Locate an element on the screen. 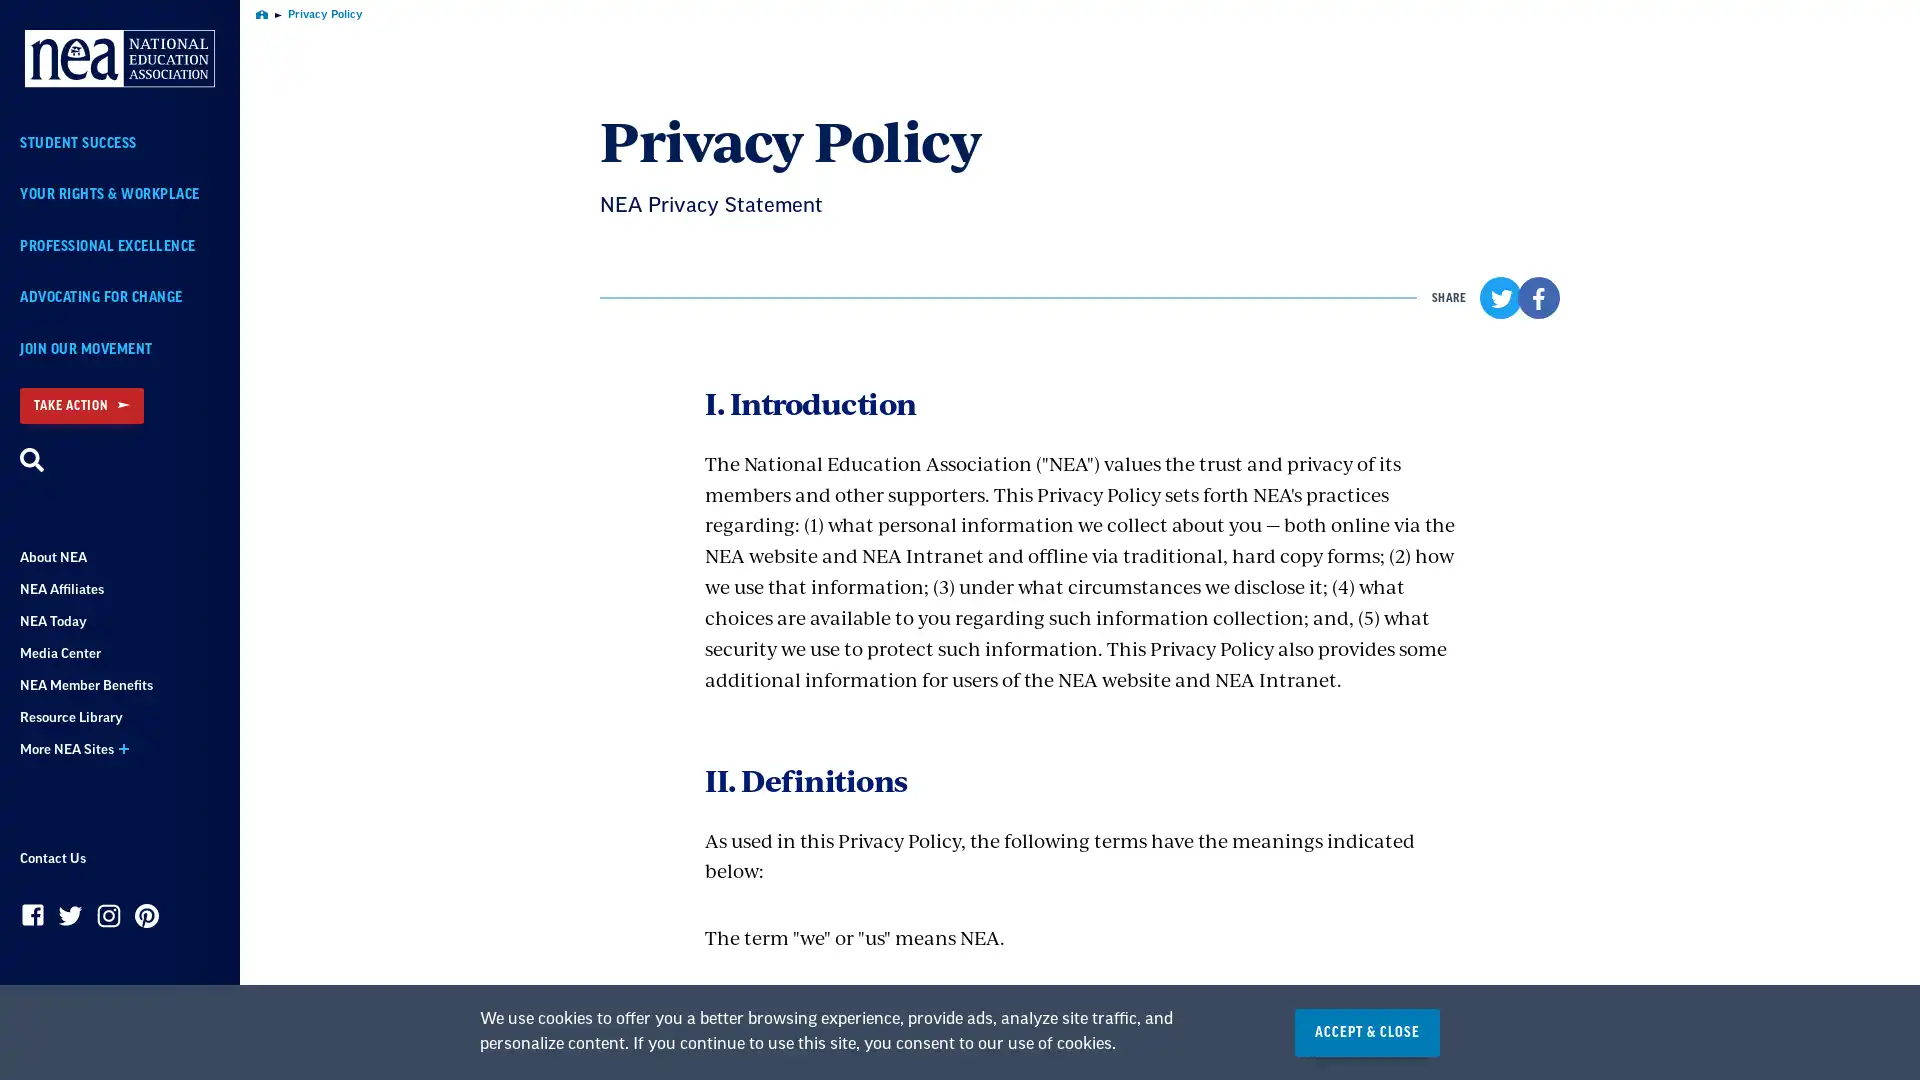 The image size is (1920, 1080). Search is located at coordinates (32, 461).